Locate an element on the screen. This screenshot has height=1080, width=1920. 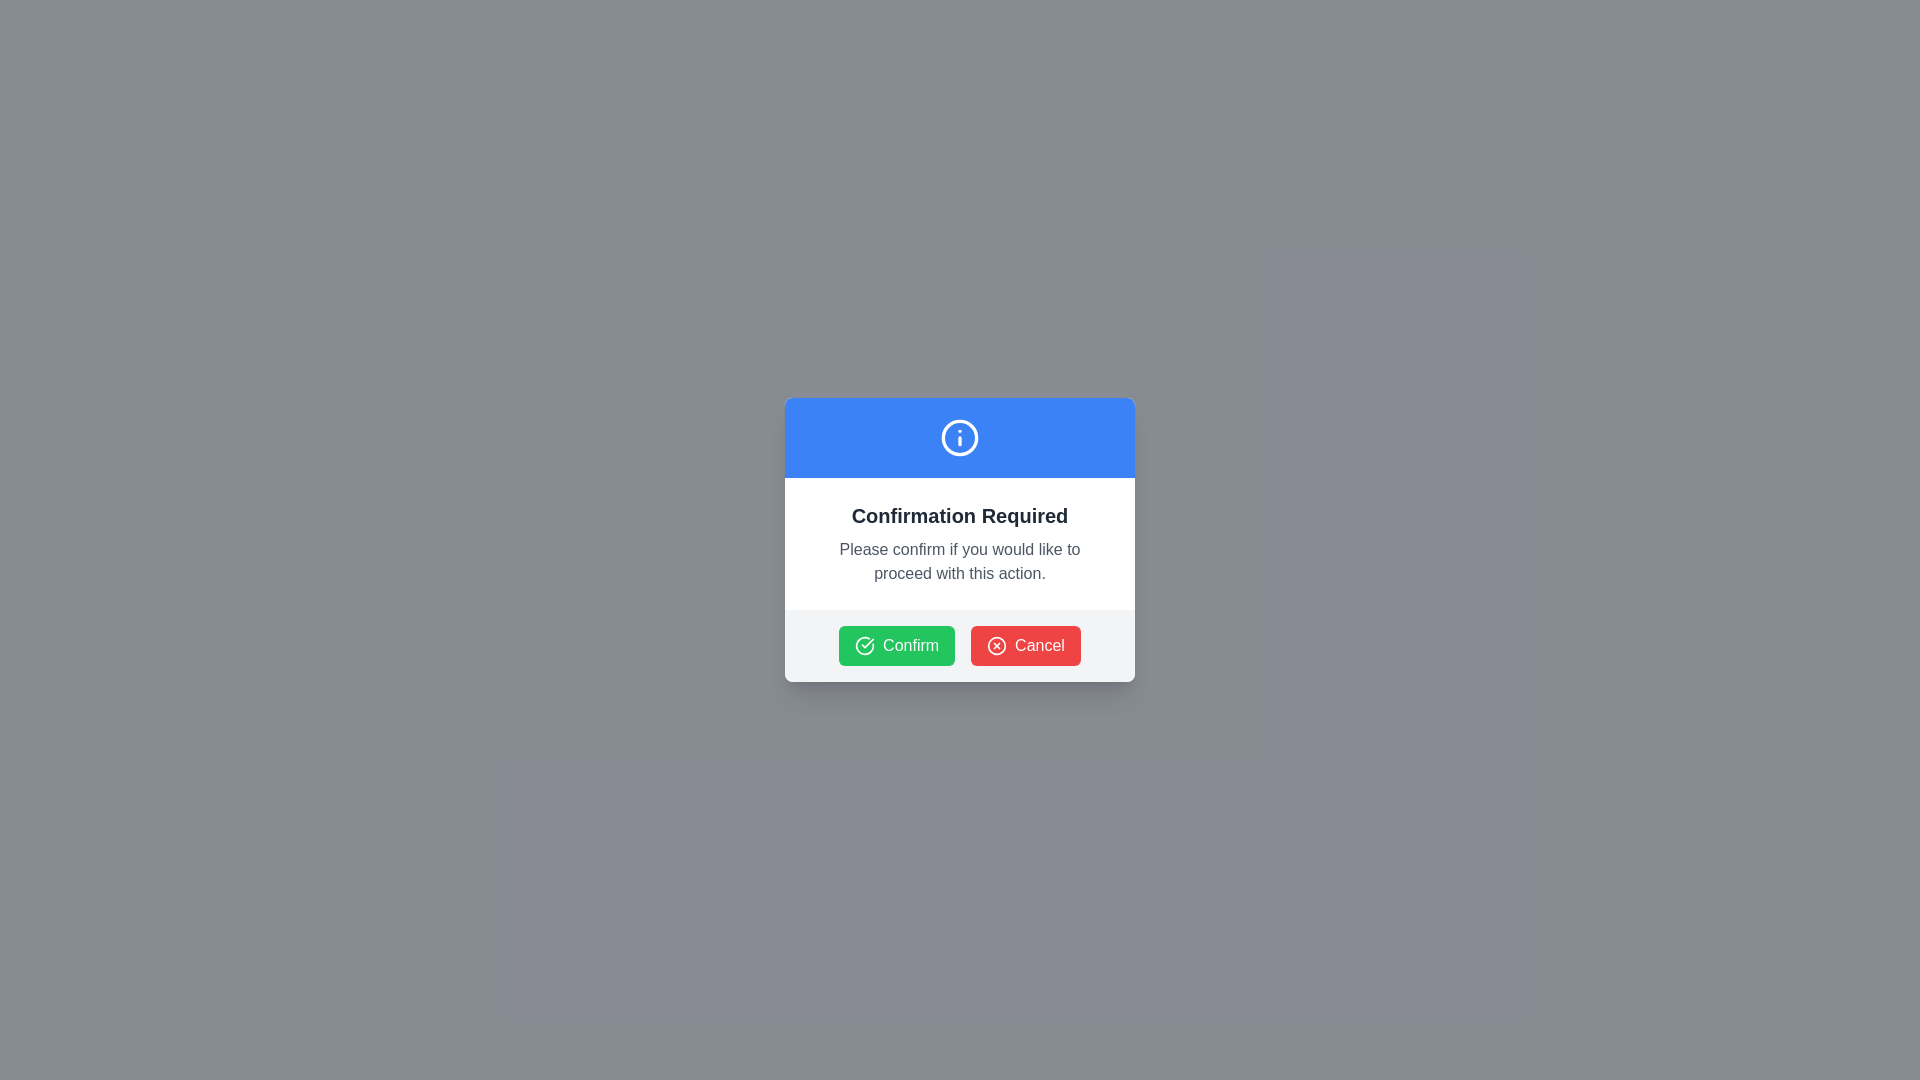
the decorative circular graphic of the information icon within the confirmation dialog, which visually indicates the purpose of the dialog box as an informational message is located at coordinates (960, 437).